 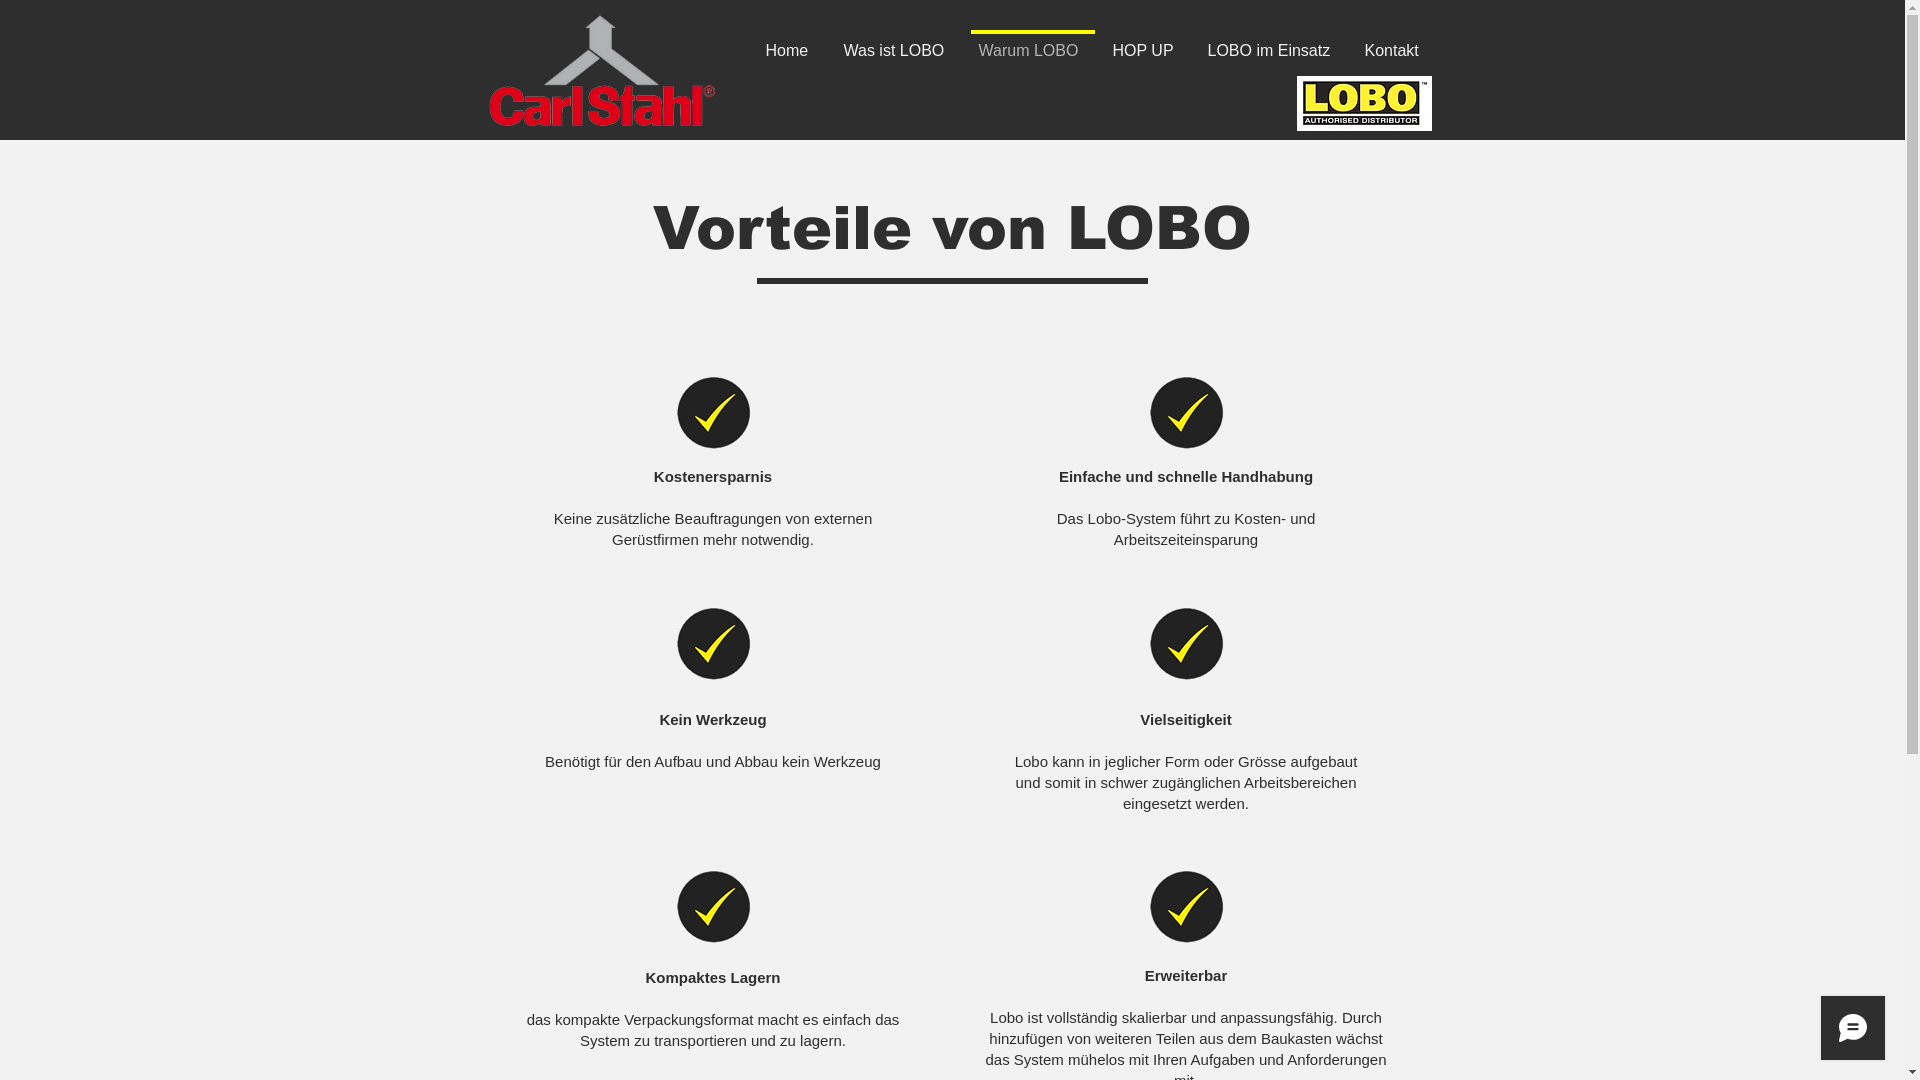 I want to click on 'Was ist LOBO', so click(x=896, y=41).